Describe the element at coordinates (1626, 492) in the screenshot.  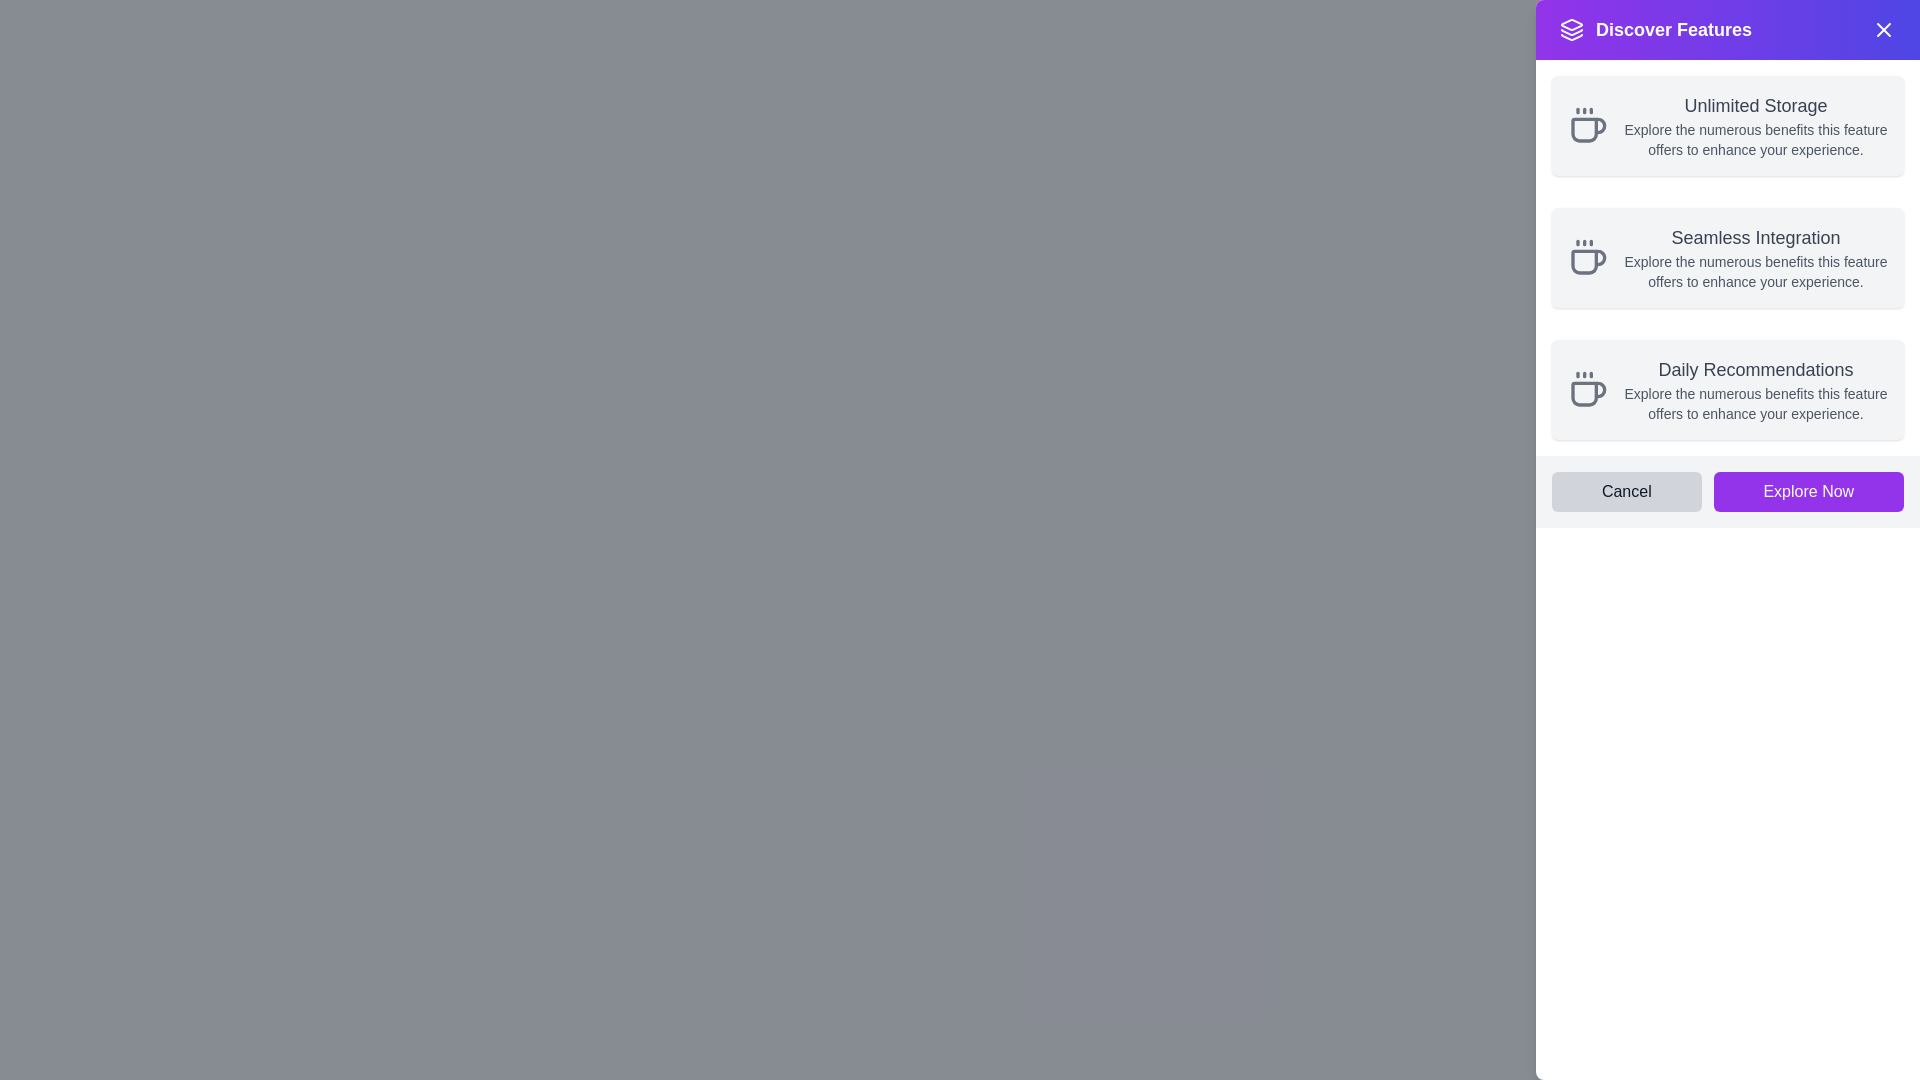
I see `the 'Cancel' button, which has a rounded shape, a light gray background, and black text` at that location.